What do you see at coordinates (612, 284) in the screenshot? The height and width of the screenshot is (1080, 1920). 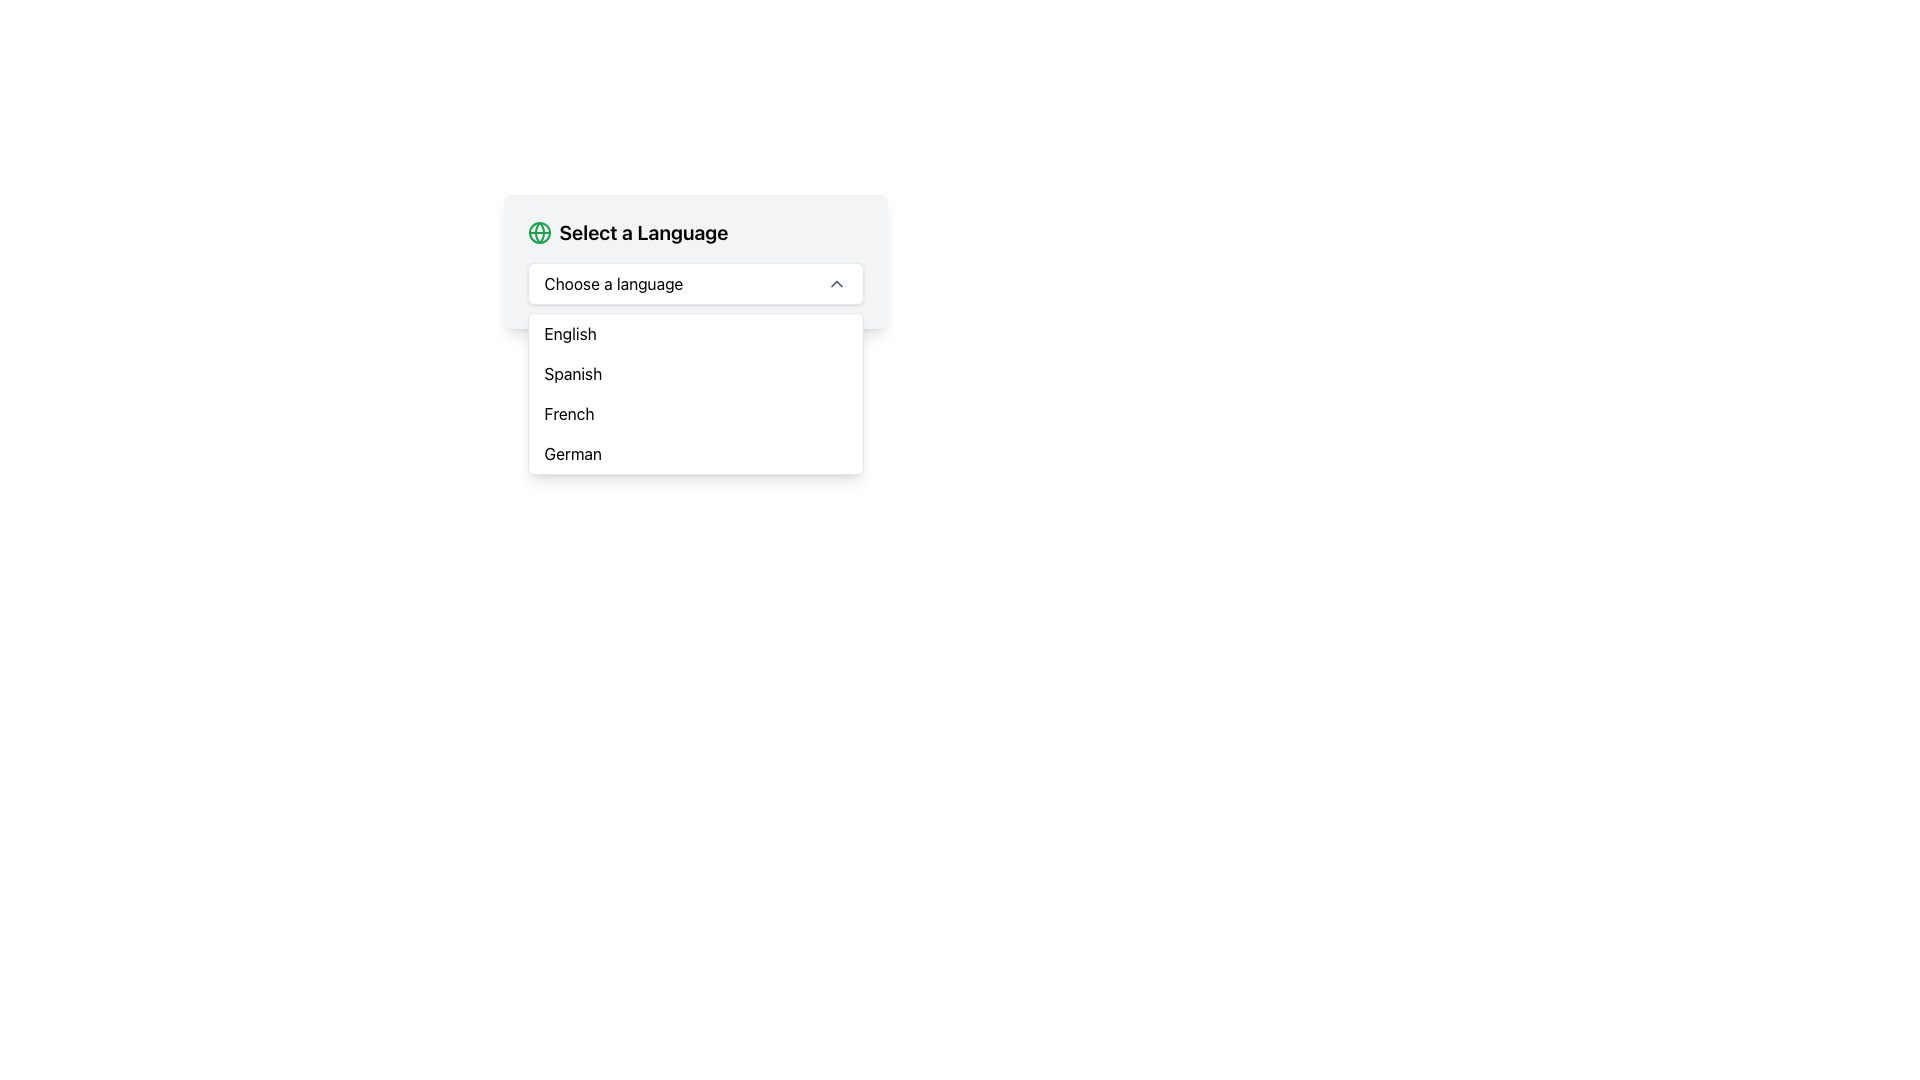 I see `the text display element that says 'Choose a language', which is centrally aligned within the dropdown interface and positioned to the left of the chevron icon` at bounding box center [612, 284].